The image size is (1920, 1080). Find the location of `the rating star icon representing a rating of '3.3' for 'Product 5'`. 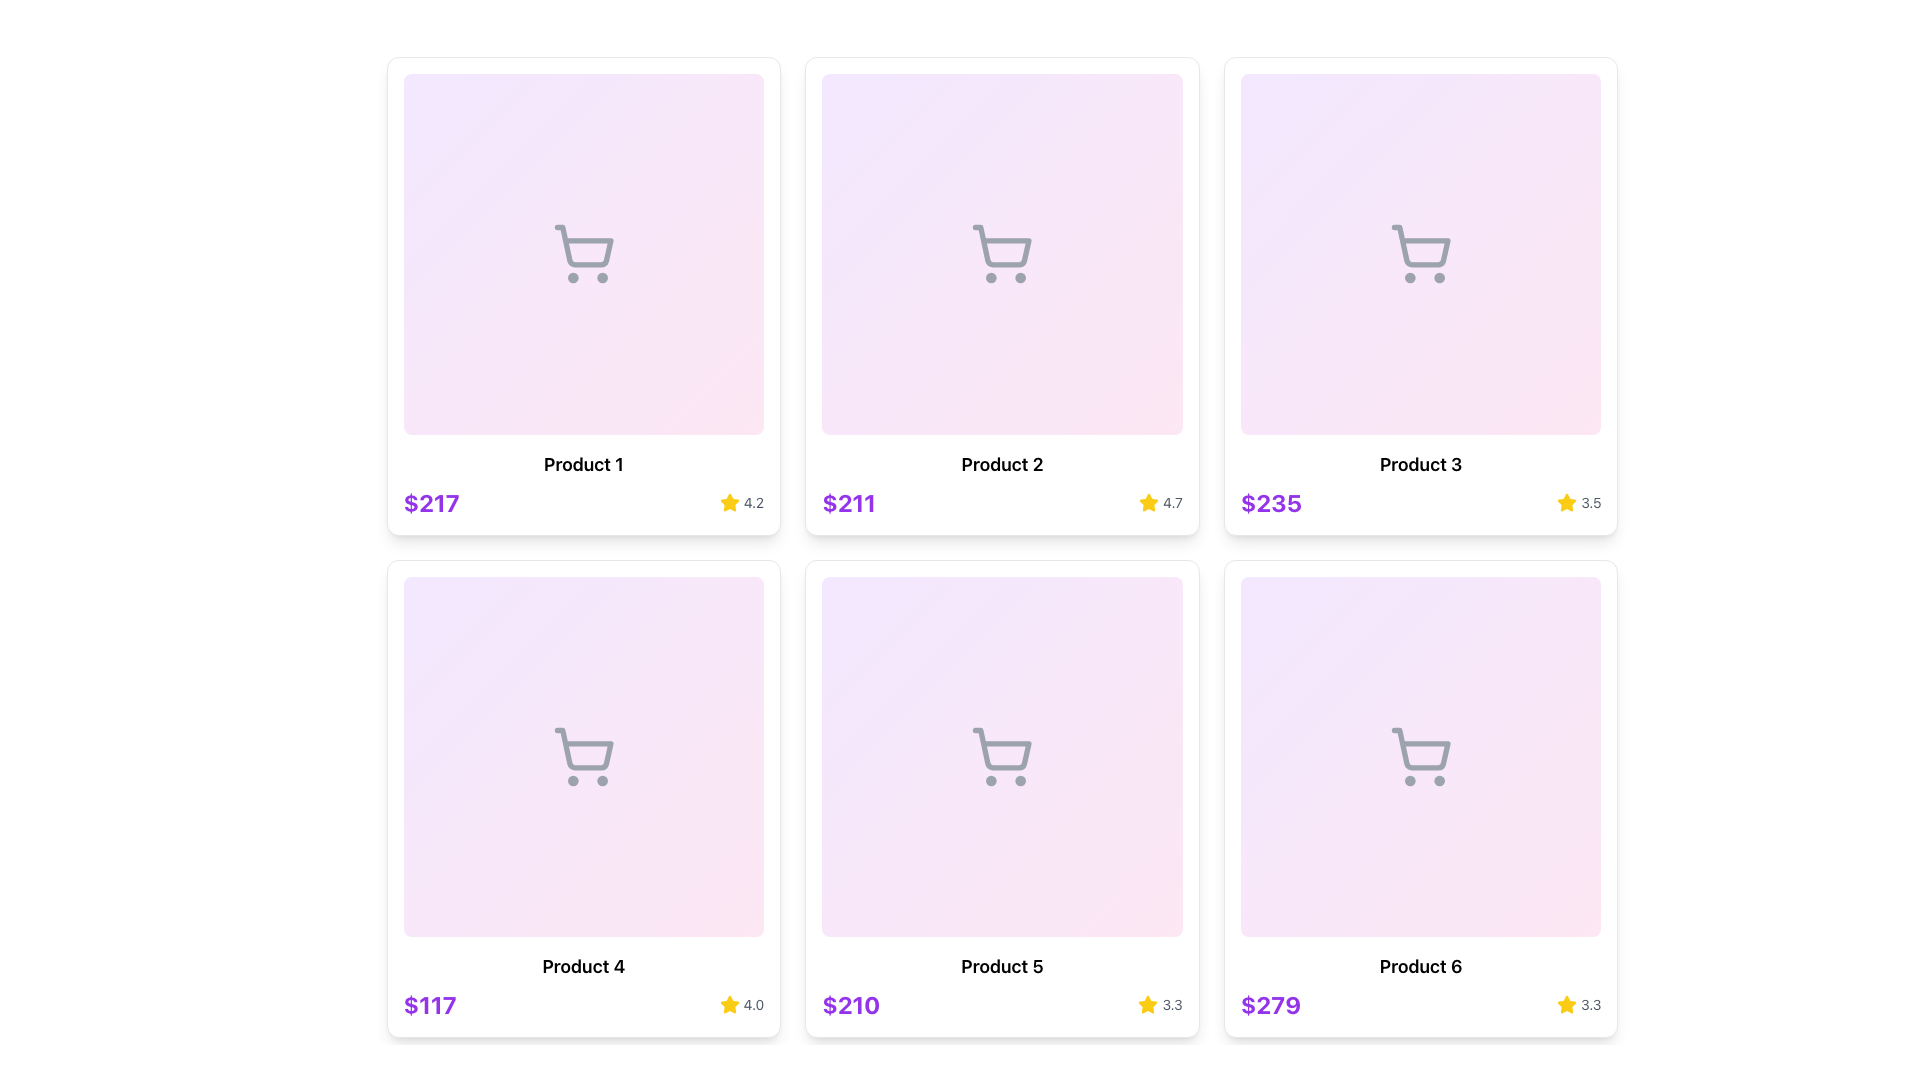

the rating star icon representing a rating of '3.3' for 'Product 5' is located at coordinates (1148, 1005).